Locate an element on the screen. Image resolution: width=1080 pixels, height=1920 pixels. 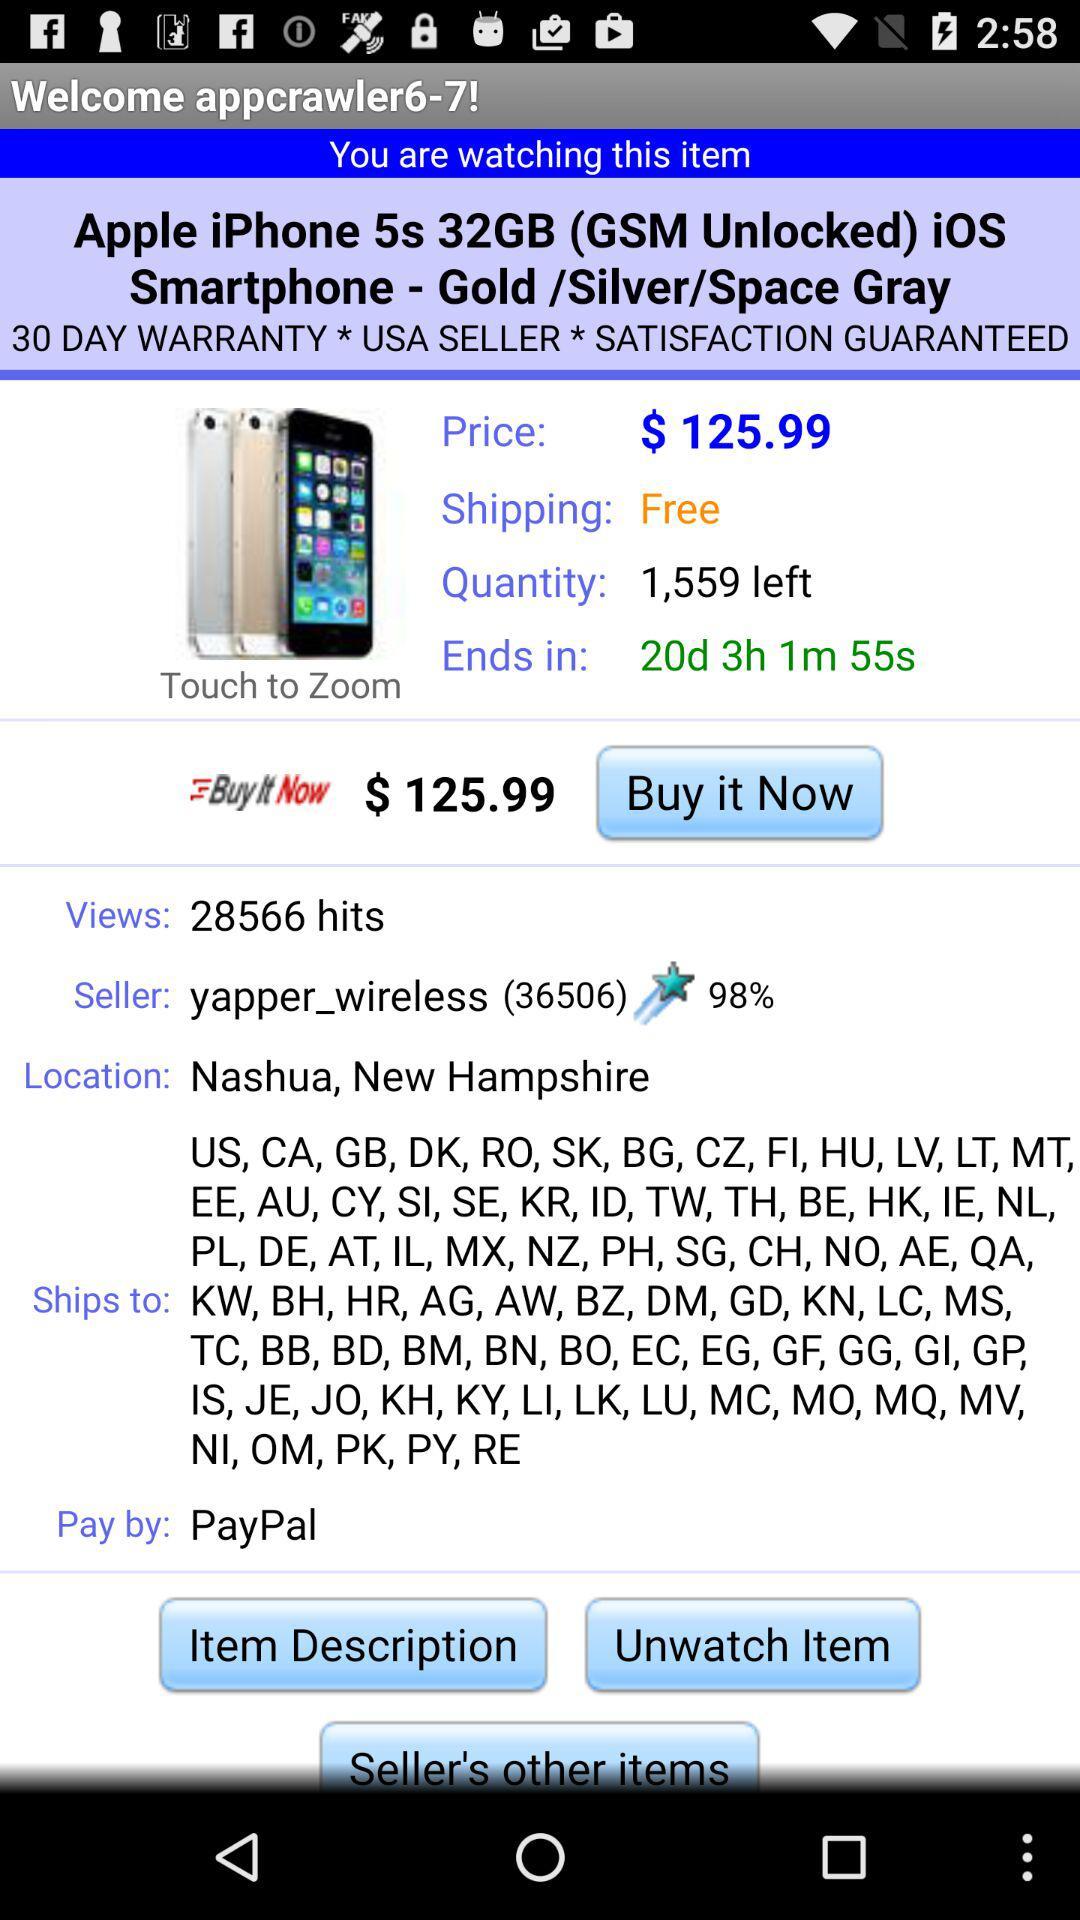
the icon next to item description item is located at coordinates (752, 1644).